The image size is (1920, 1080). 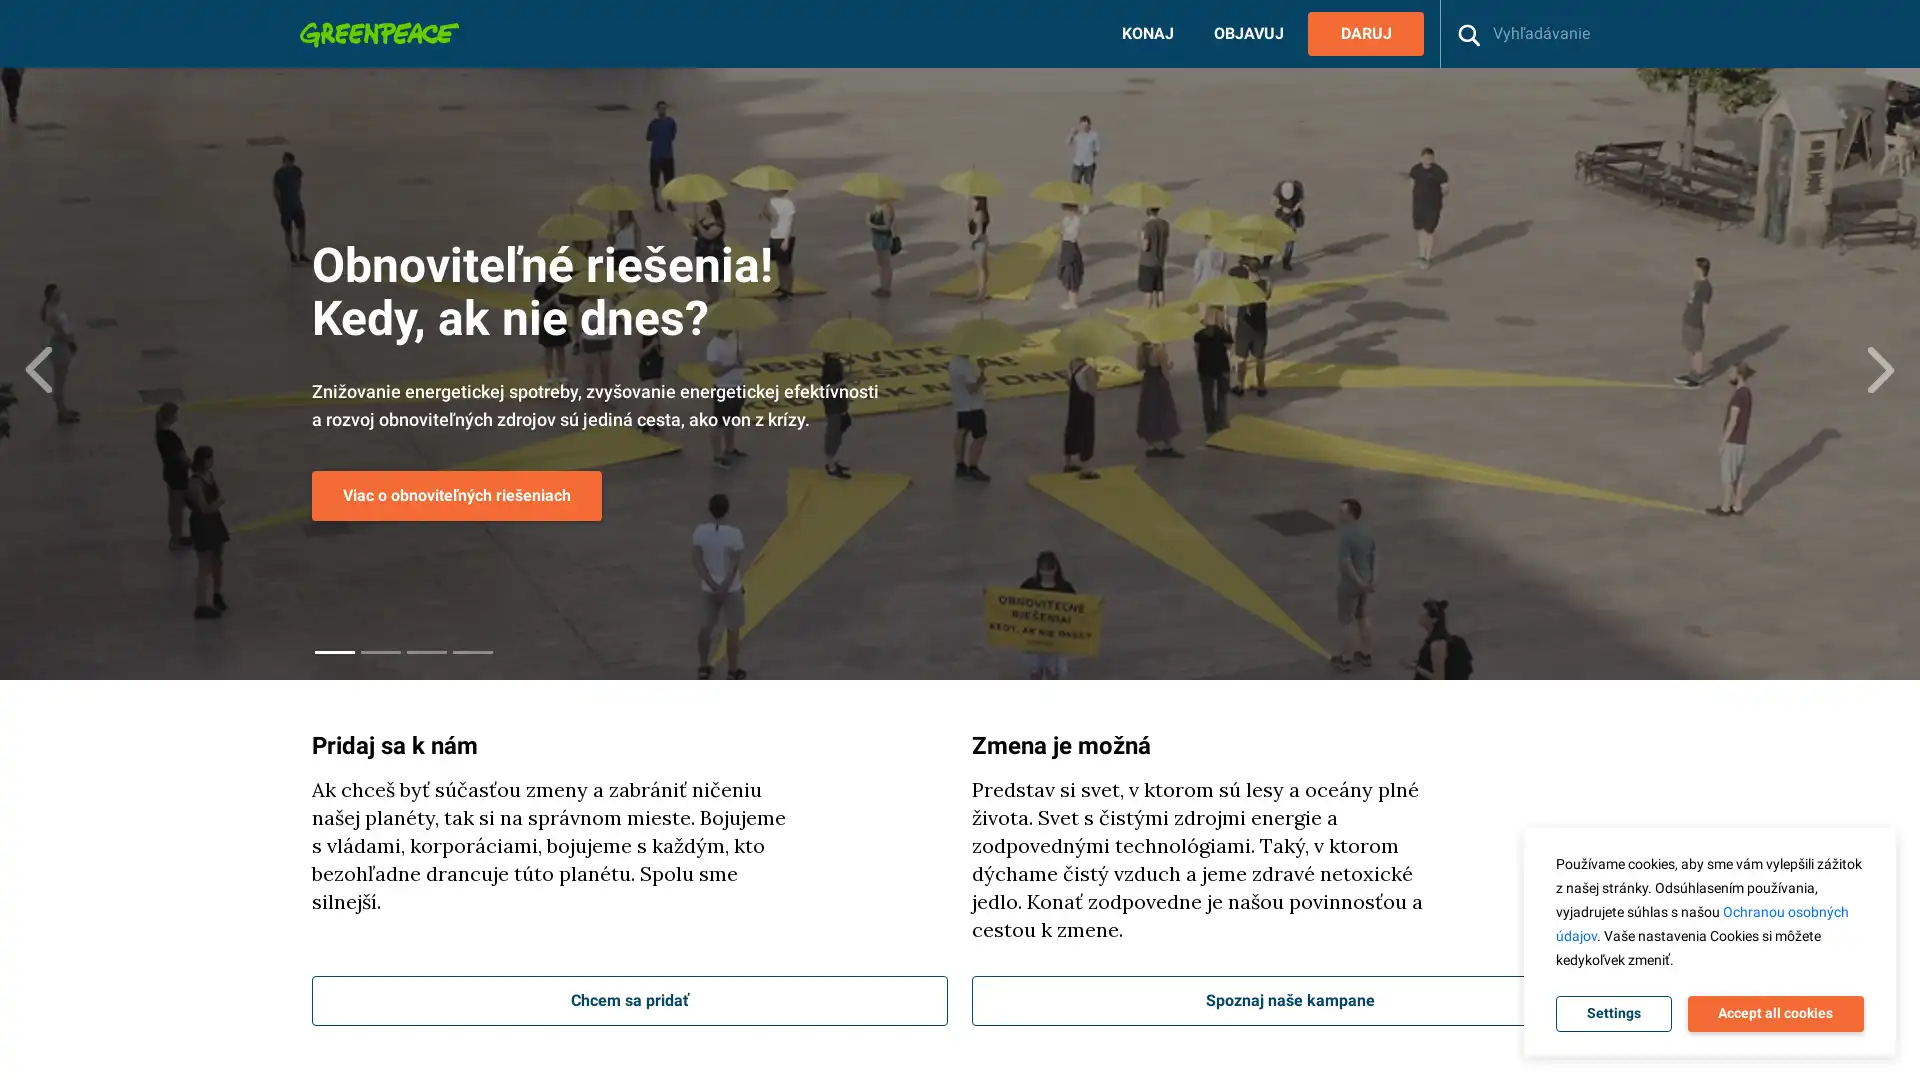 I want to click on Accept all cookies, so click(x=1775, y=1014).